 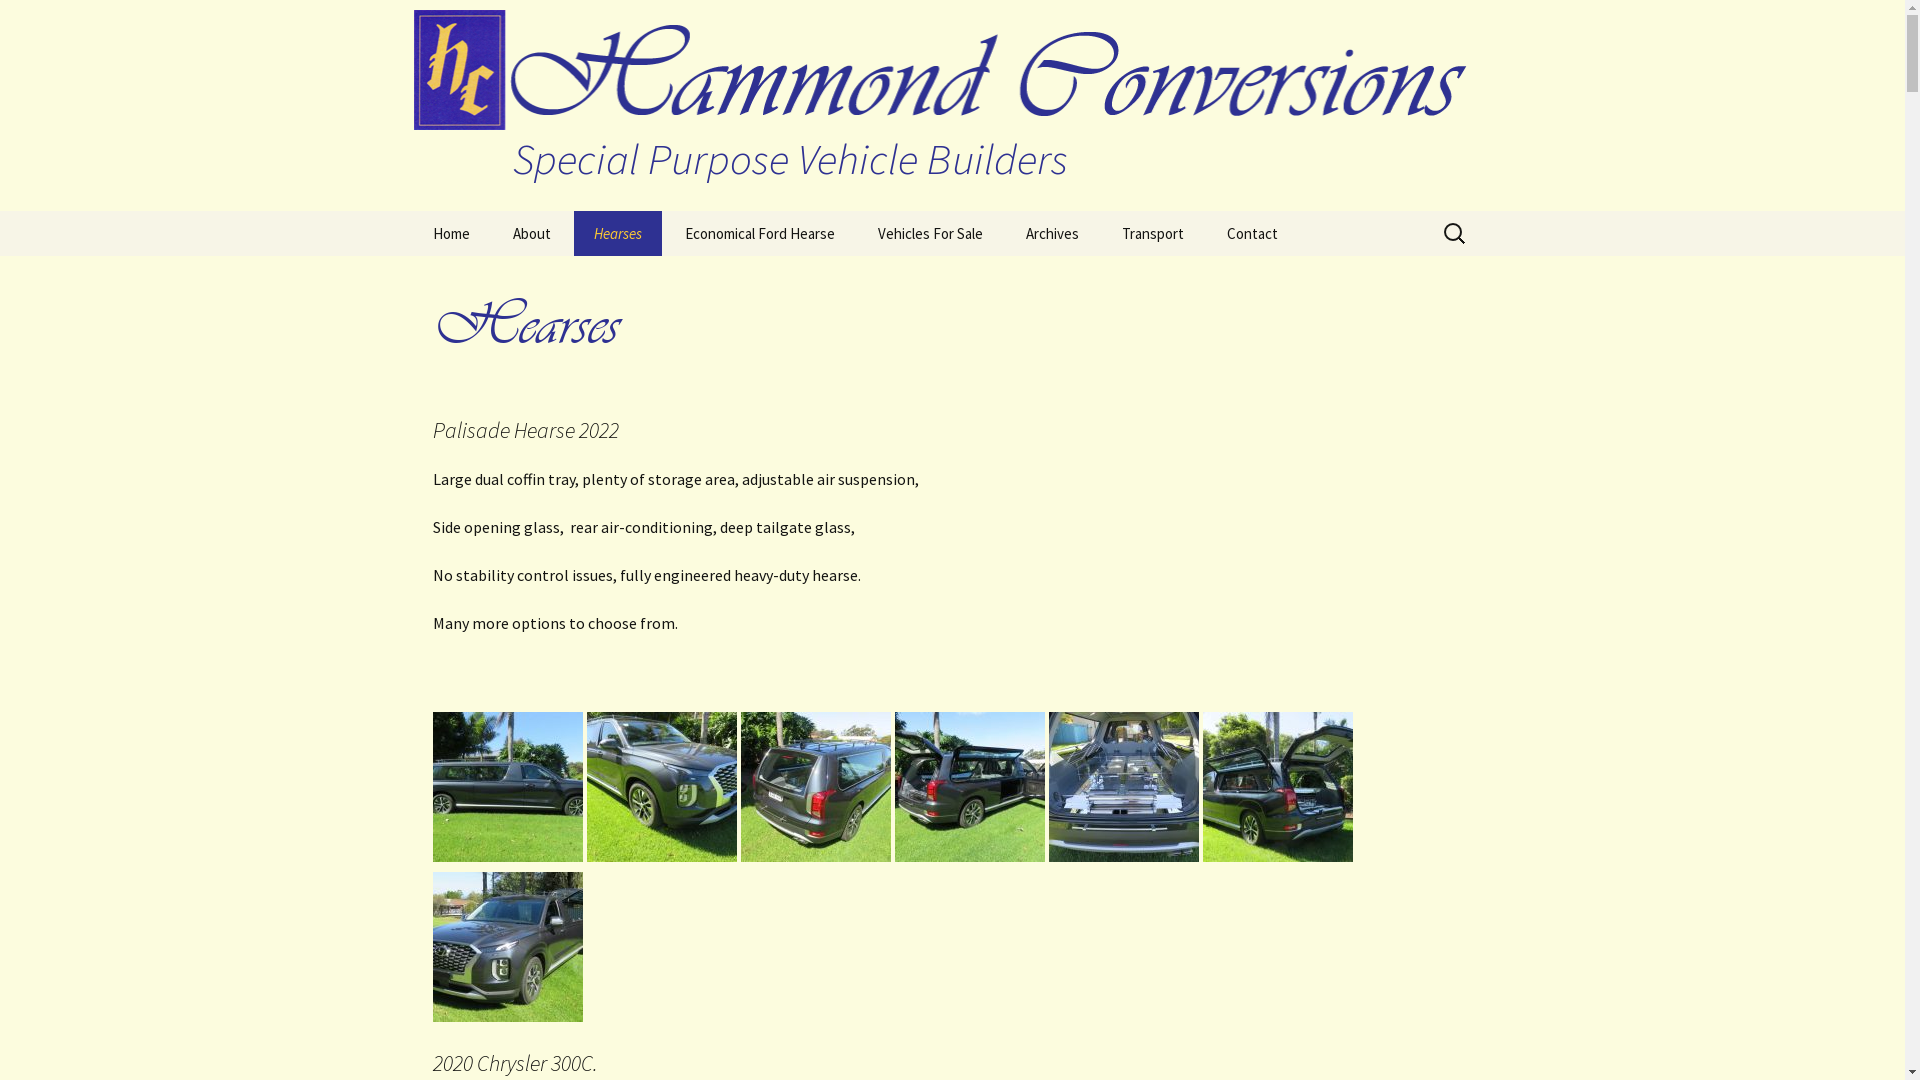 What do you see at coordinates (929, 232) in the screenshot?
I see `'Vehicles For Sale'` at bounding box center [929, 232].